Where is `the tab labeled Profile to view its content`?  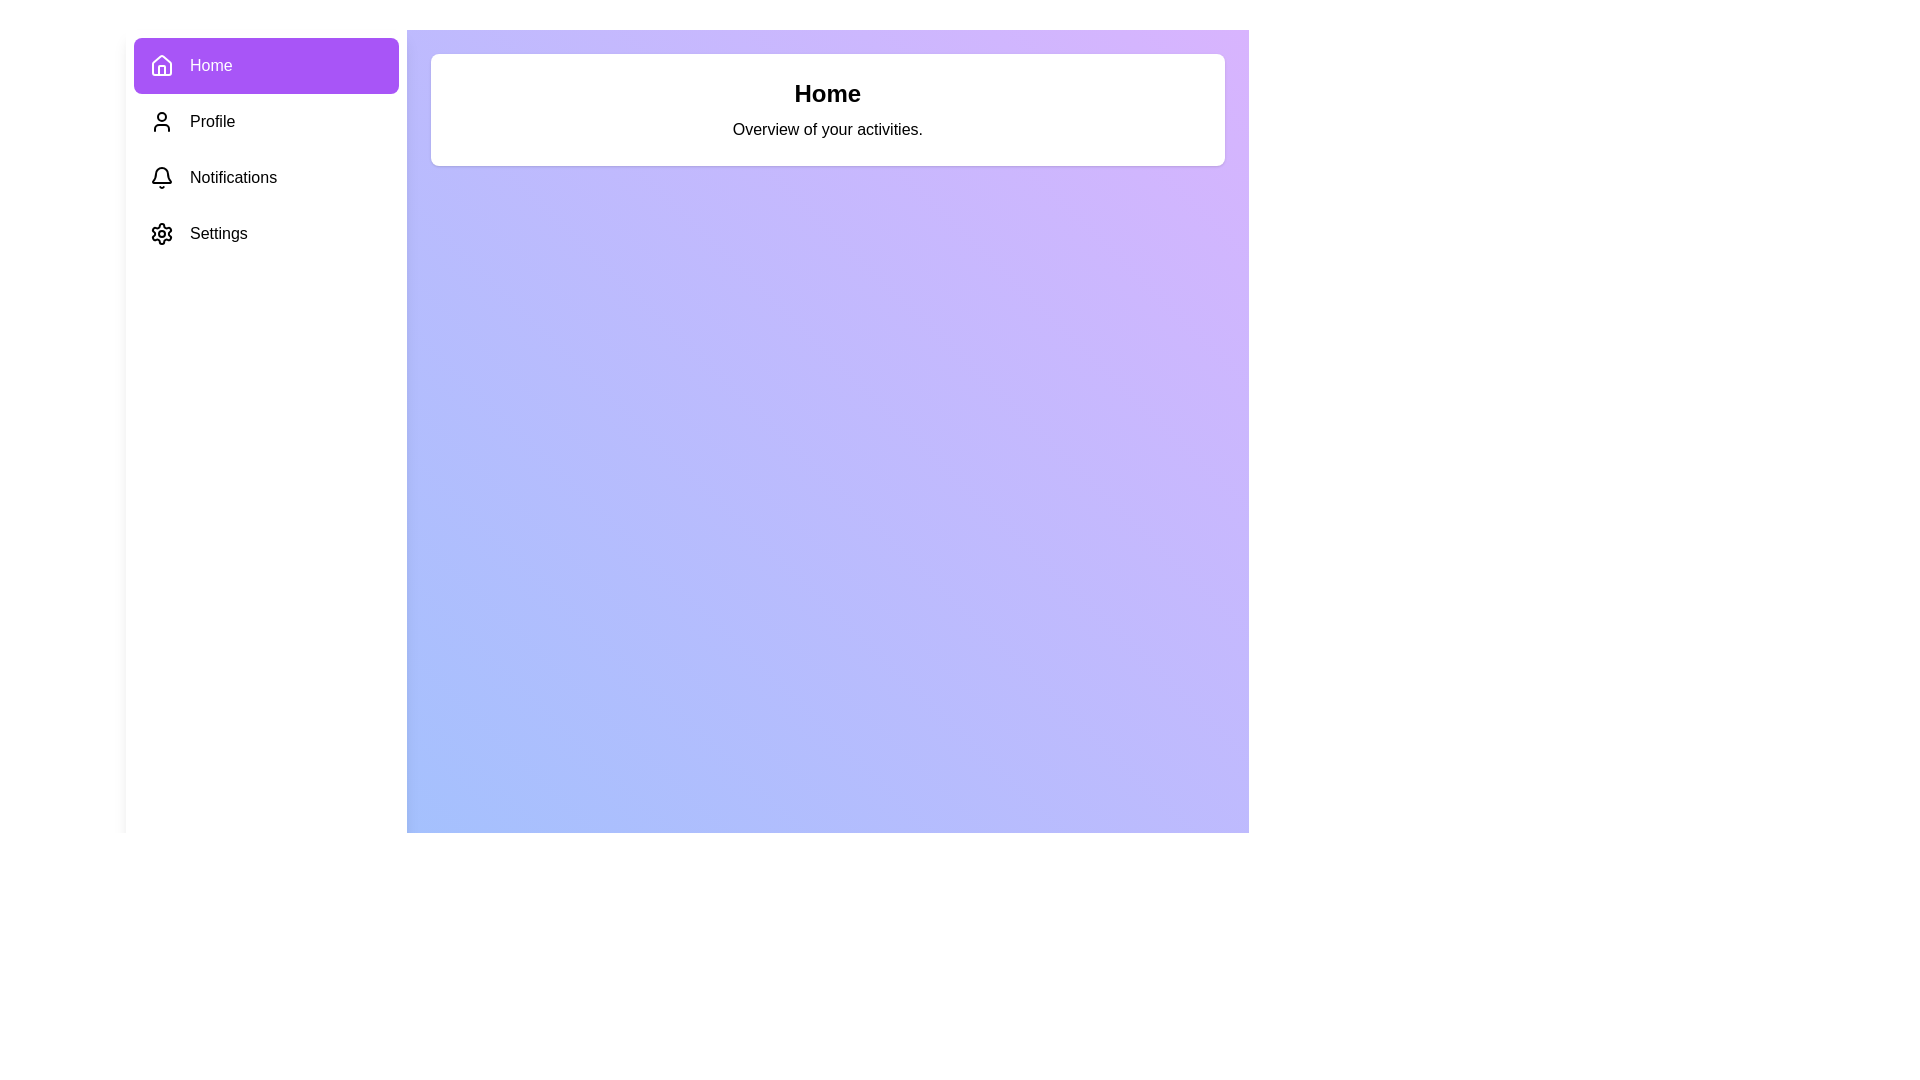 the tab labeled Profile to view its content is located at coordinates (265, 122).